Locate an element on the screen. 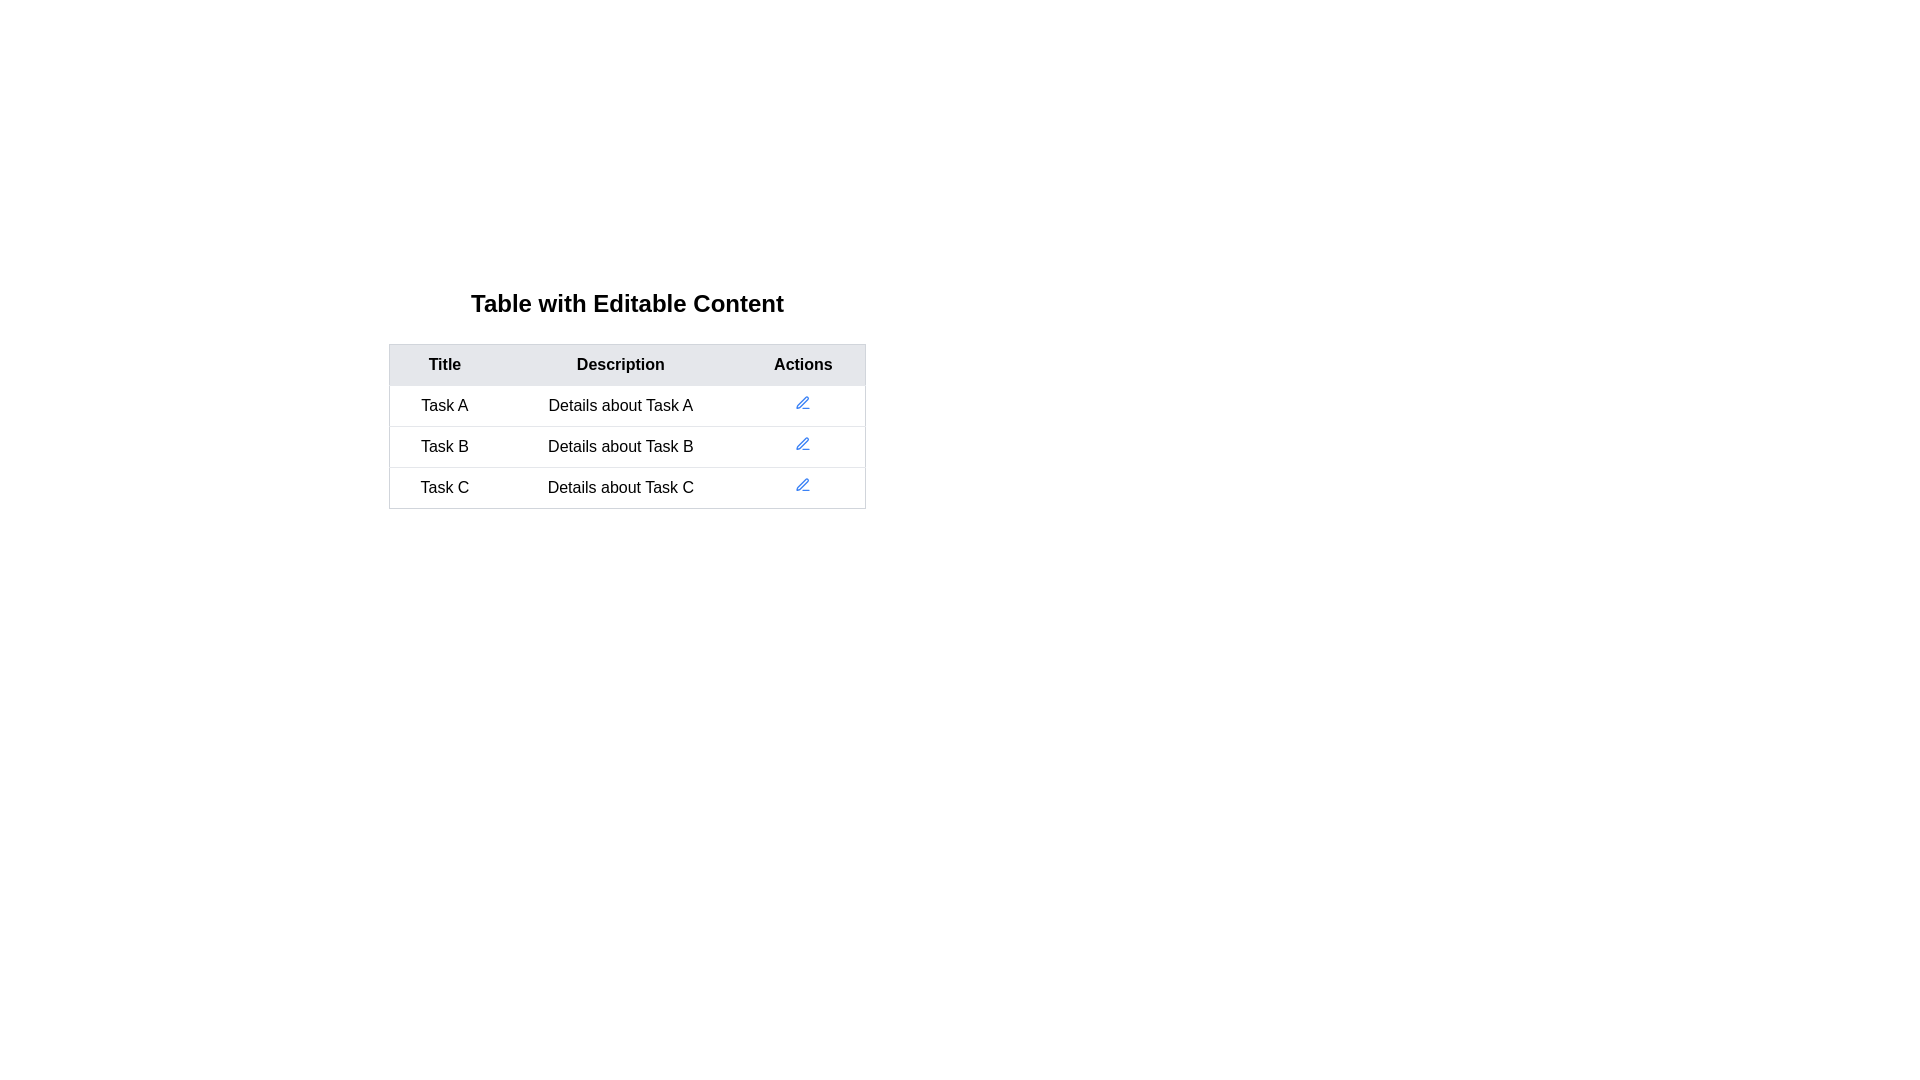 This screenshot has height=1080, width=1920. the text label in the third row of the 'Title' column that identifies the task labeled 'Task C' is located at coordinates (443, 488).